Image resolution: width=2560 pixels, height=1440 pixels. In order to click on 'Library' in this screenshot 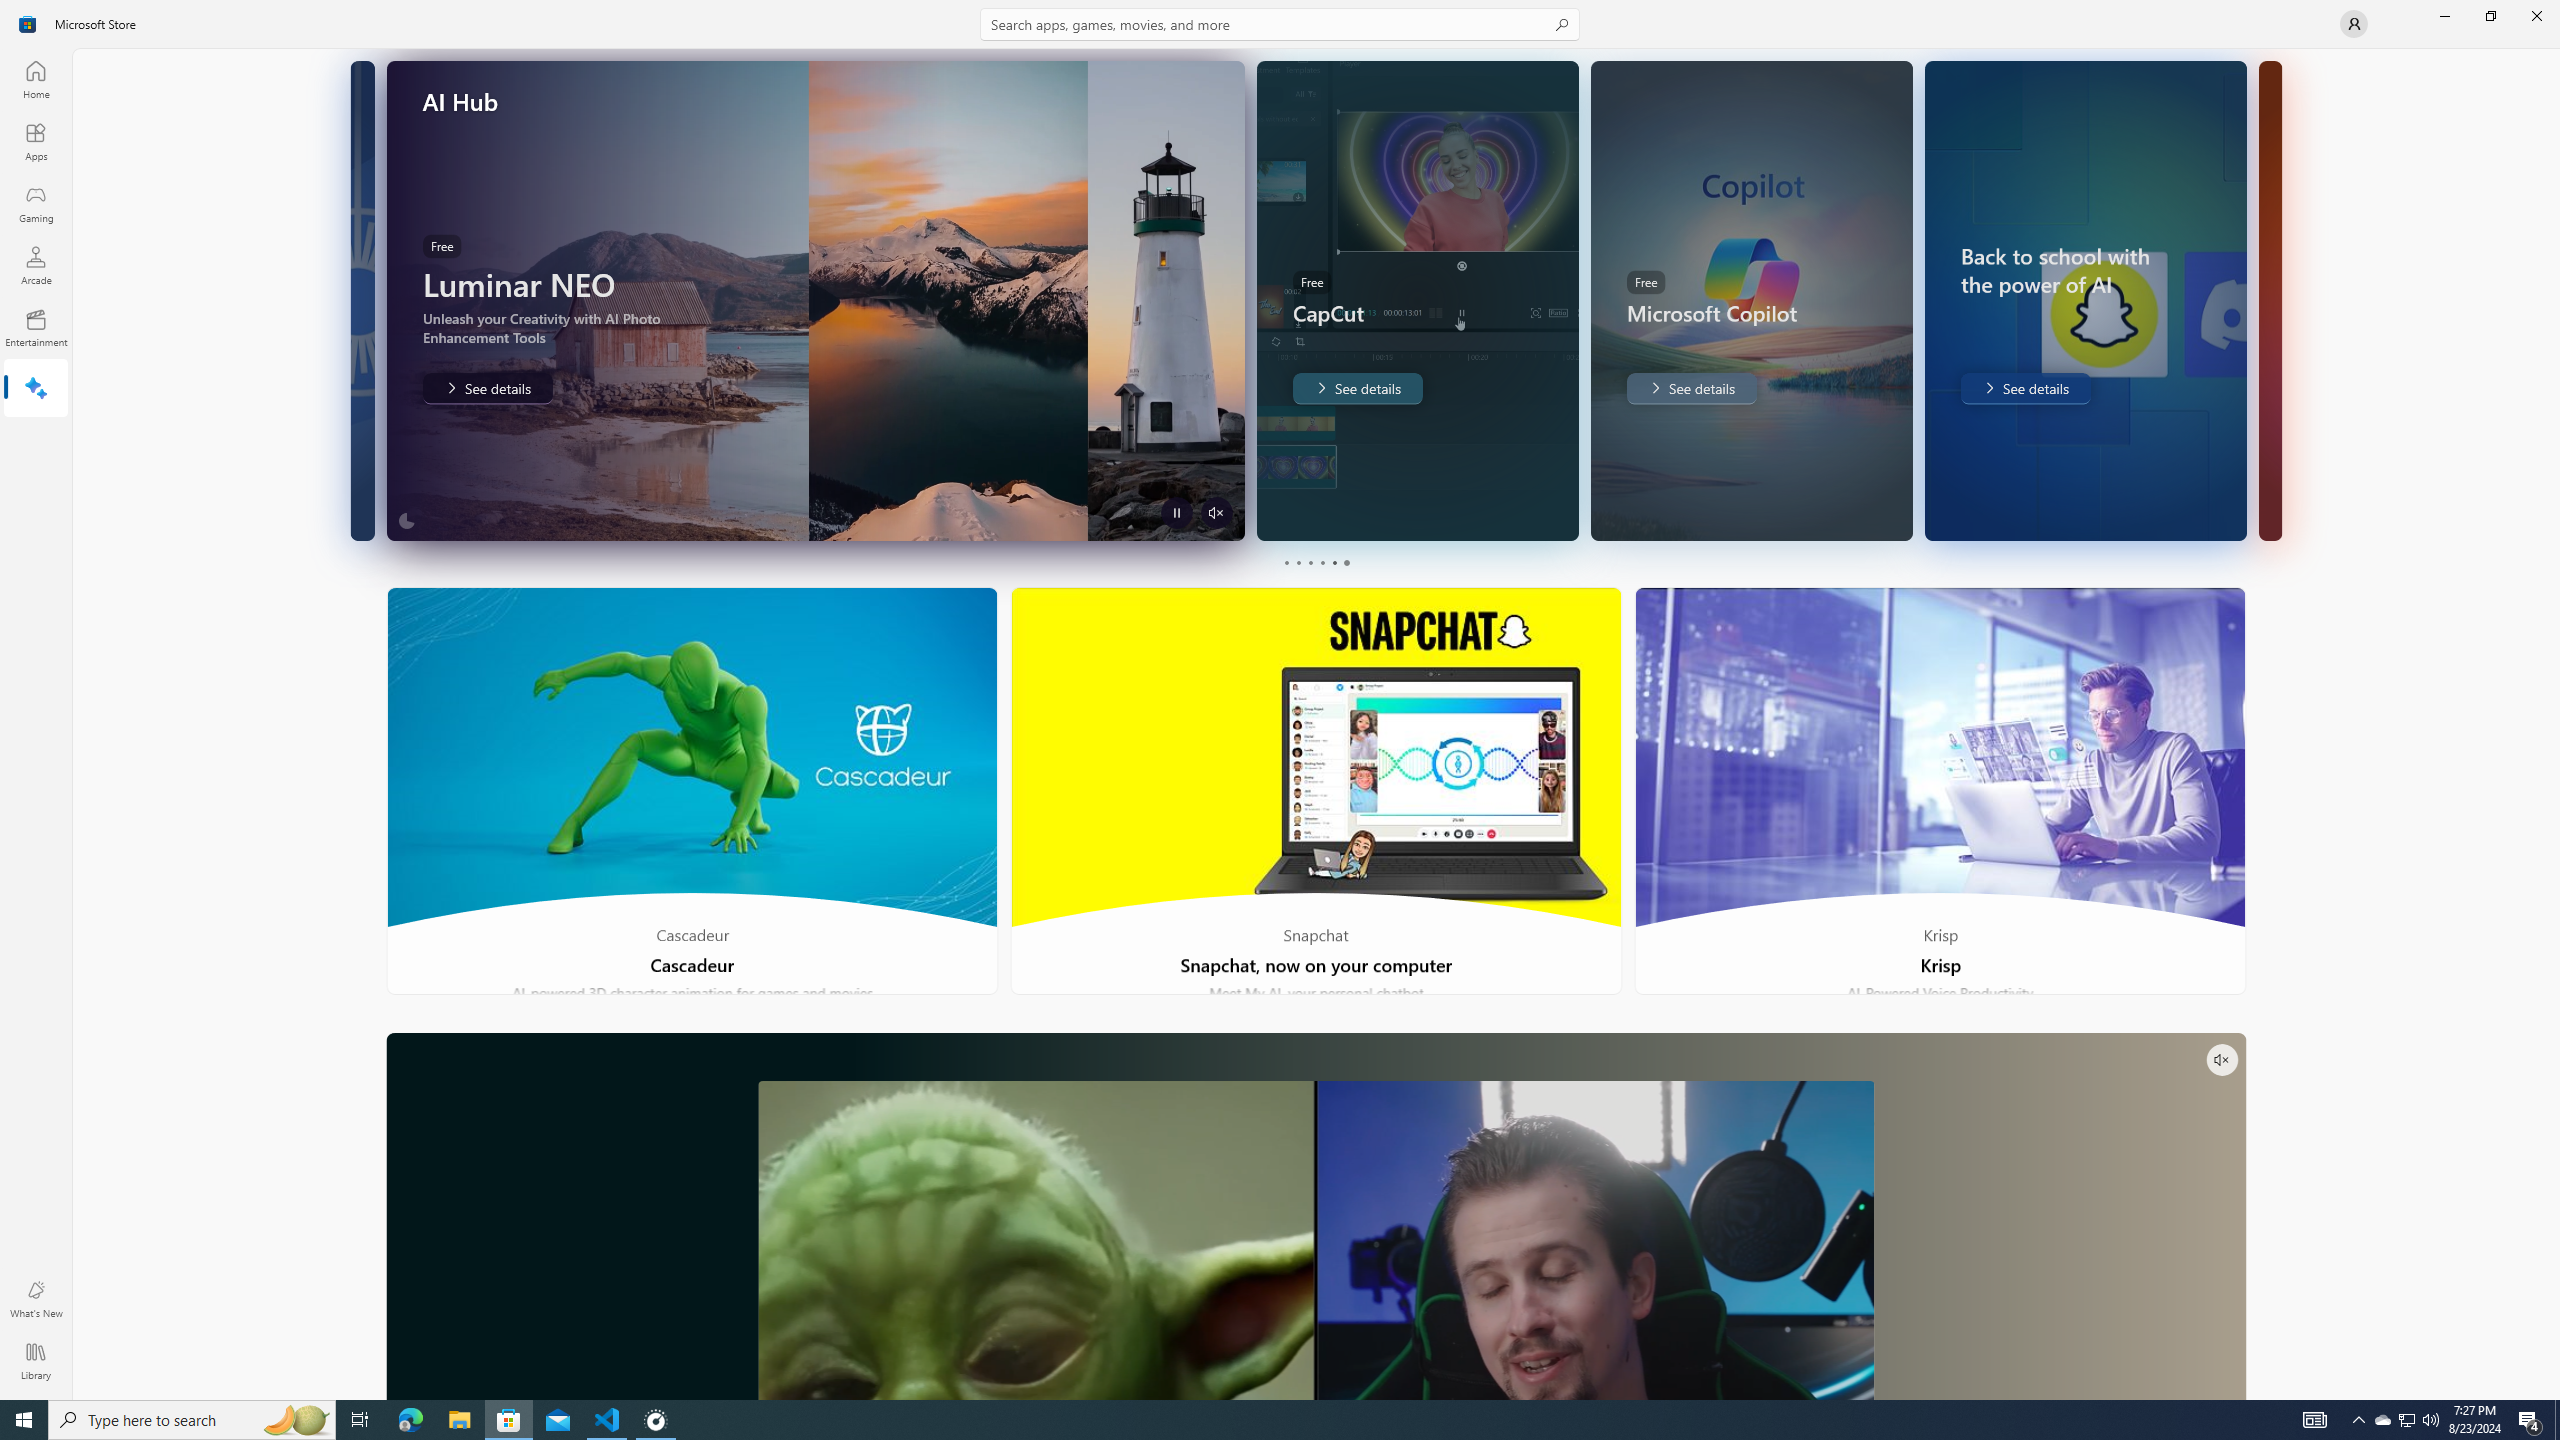, I will do `click(34, 1360)`.